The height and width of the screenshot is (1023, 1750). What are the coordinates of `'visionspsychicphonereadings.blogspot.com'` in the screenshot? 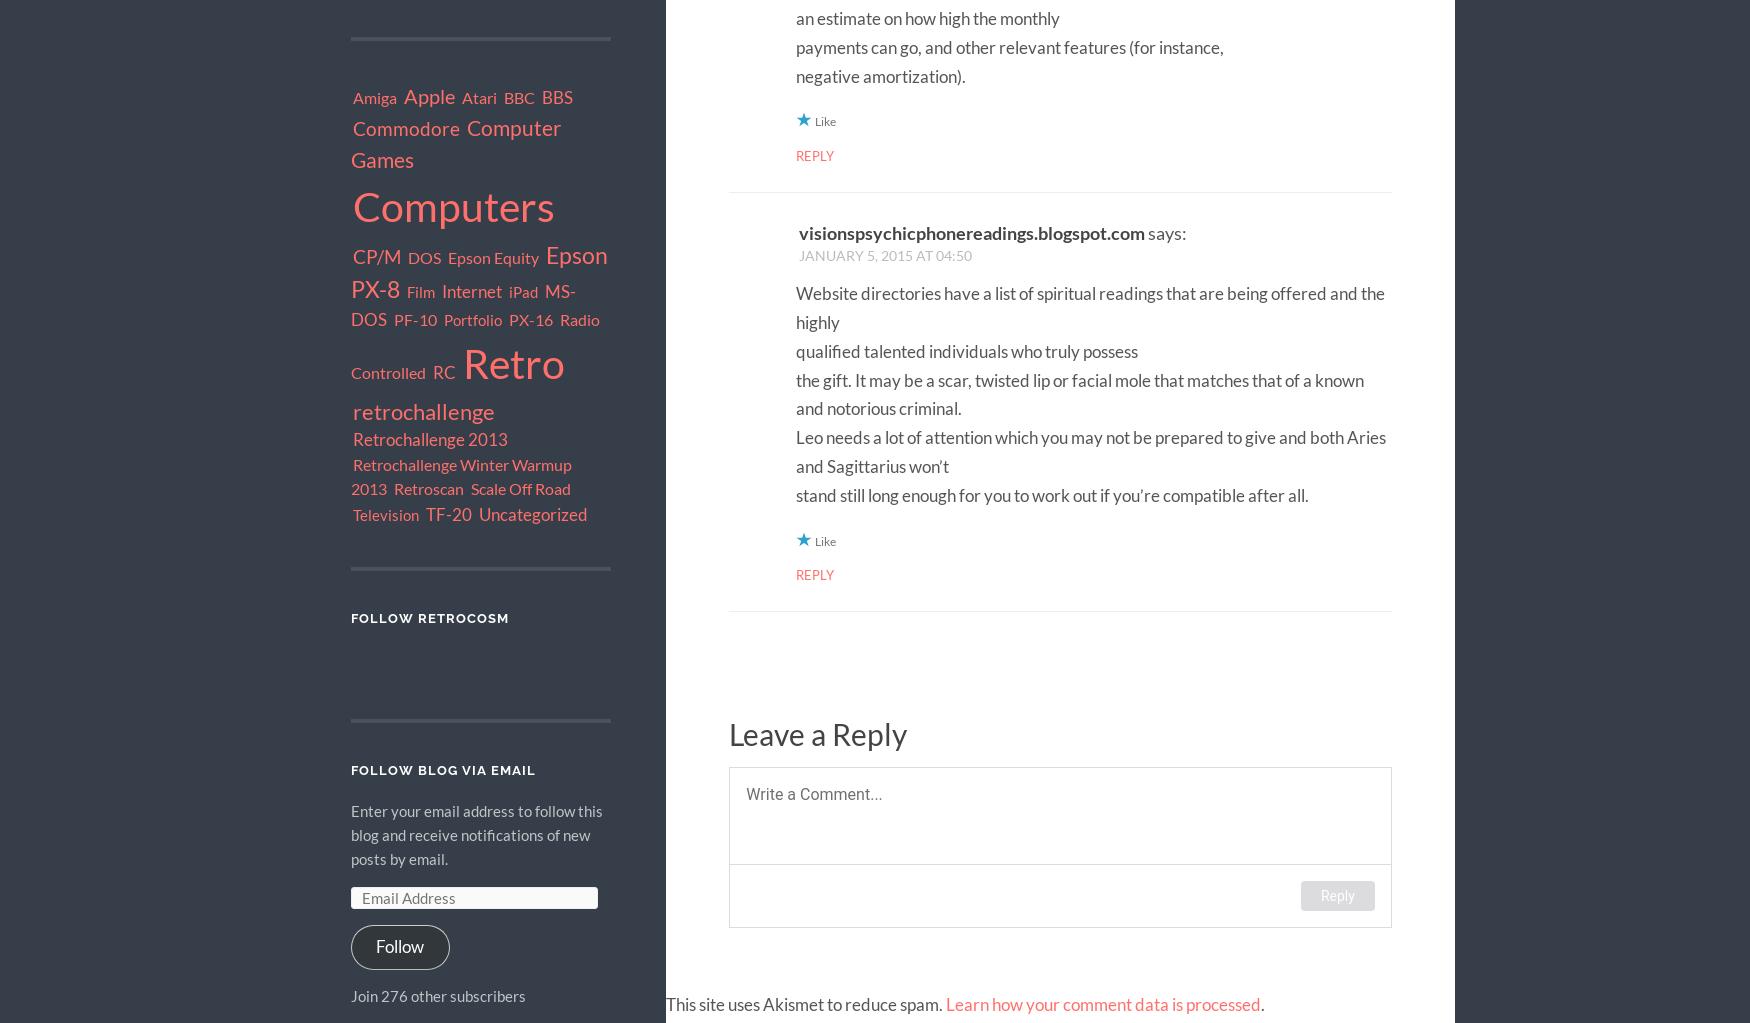 It's located at (971, 232).